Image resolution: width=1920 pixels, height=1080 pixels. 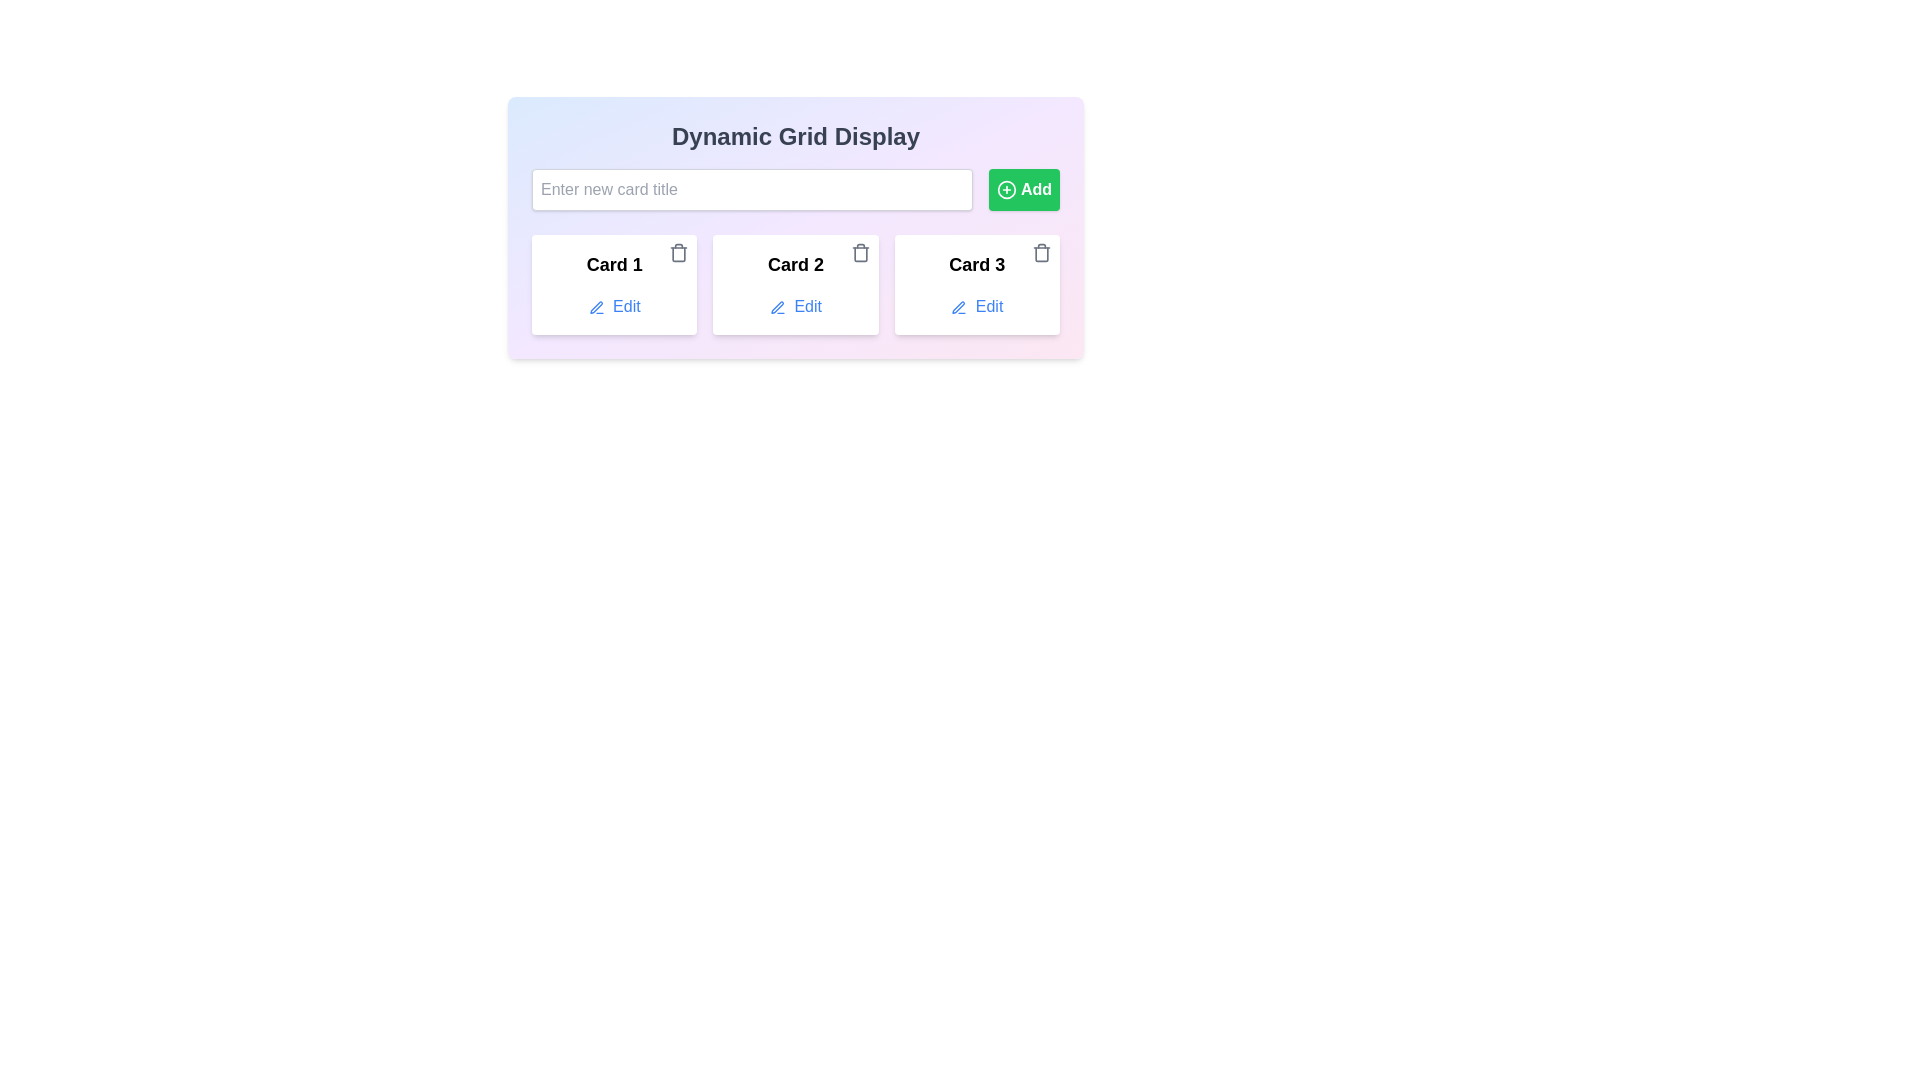 What do you see at coordinates (795, 307) in the screenshot?
I see `the 'Edit' hyperlink located at the bottom center of 'Card 2', which is styled in blue with a pen icon adjacent to it` at bounding box center [795, 307].